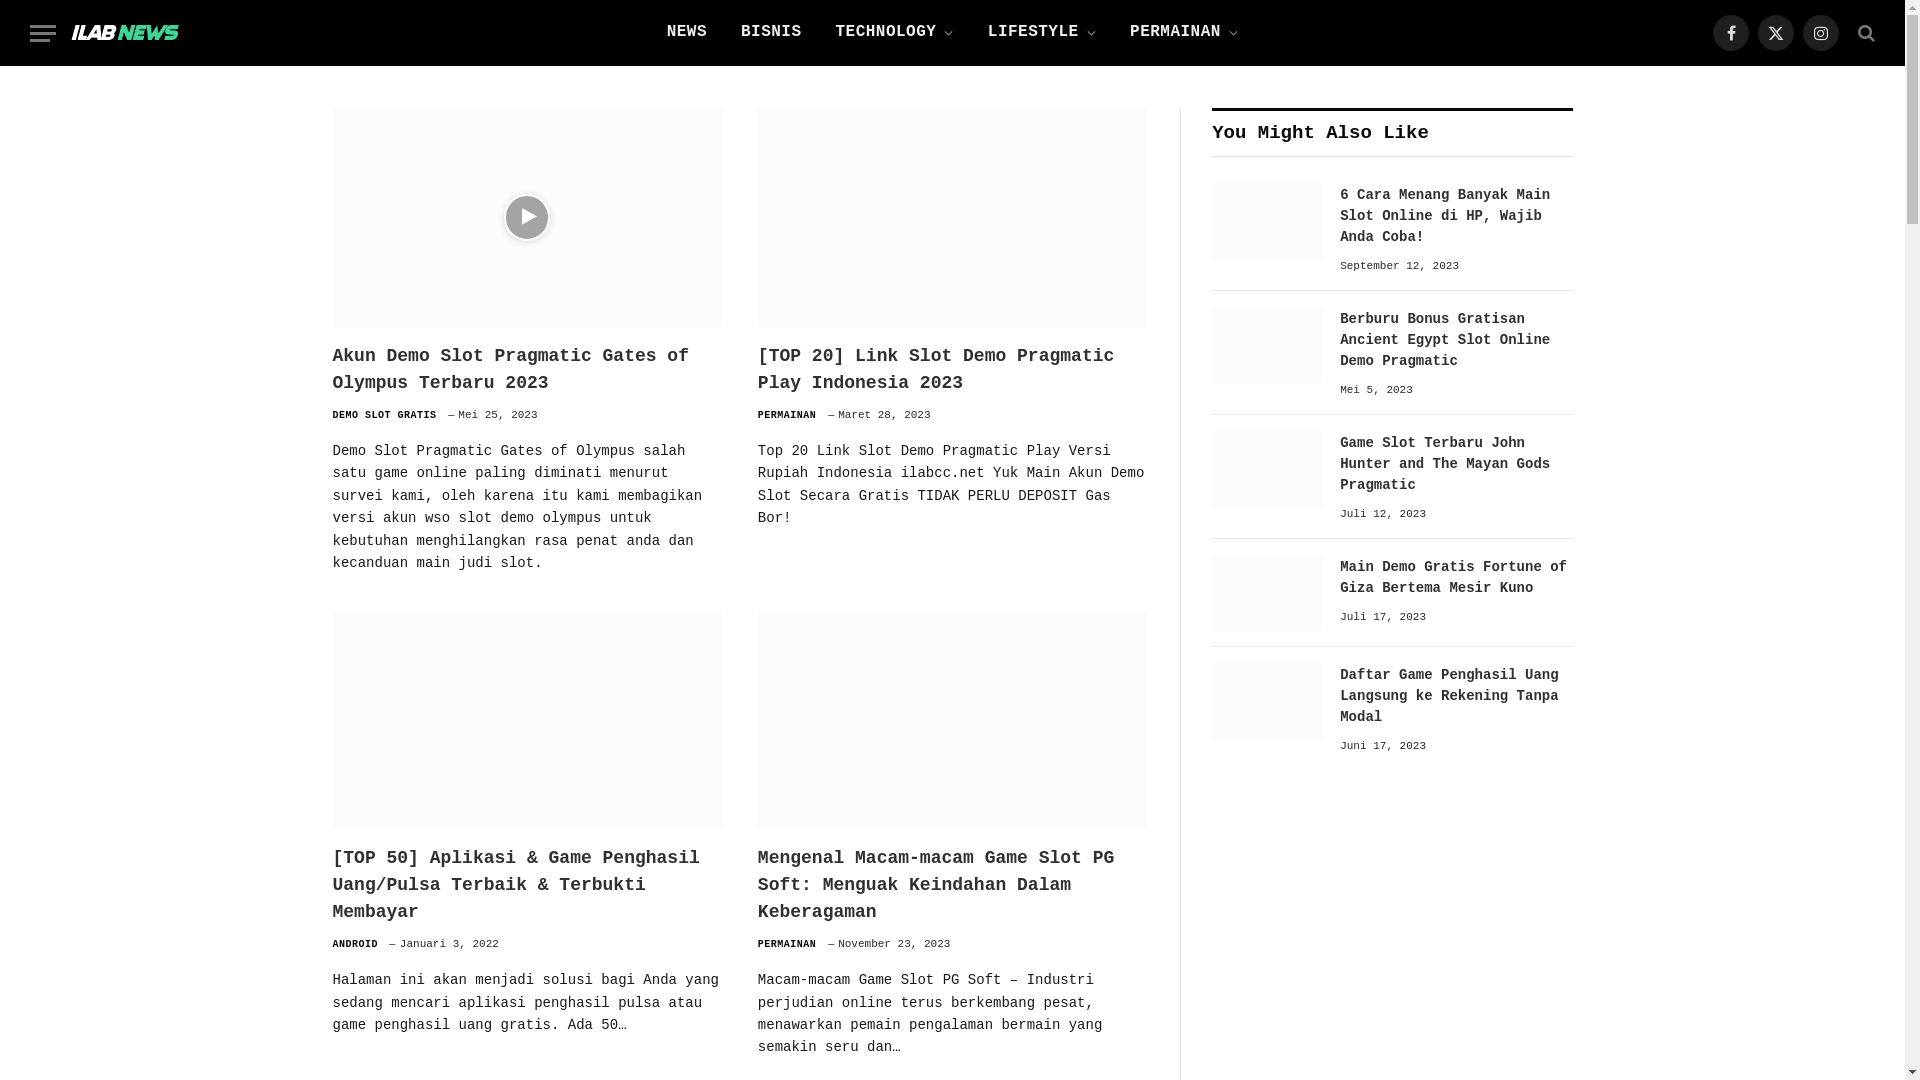  What do you see at coordinates (1820, 33) in the screenshot?
I see `'Instagram'` at bounding box center [1820, 33].